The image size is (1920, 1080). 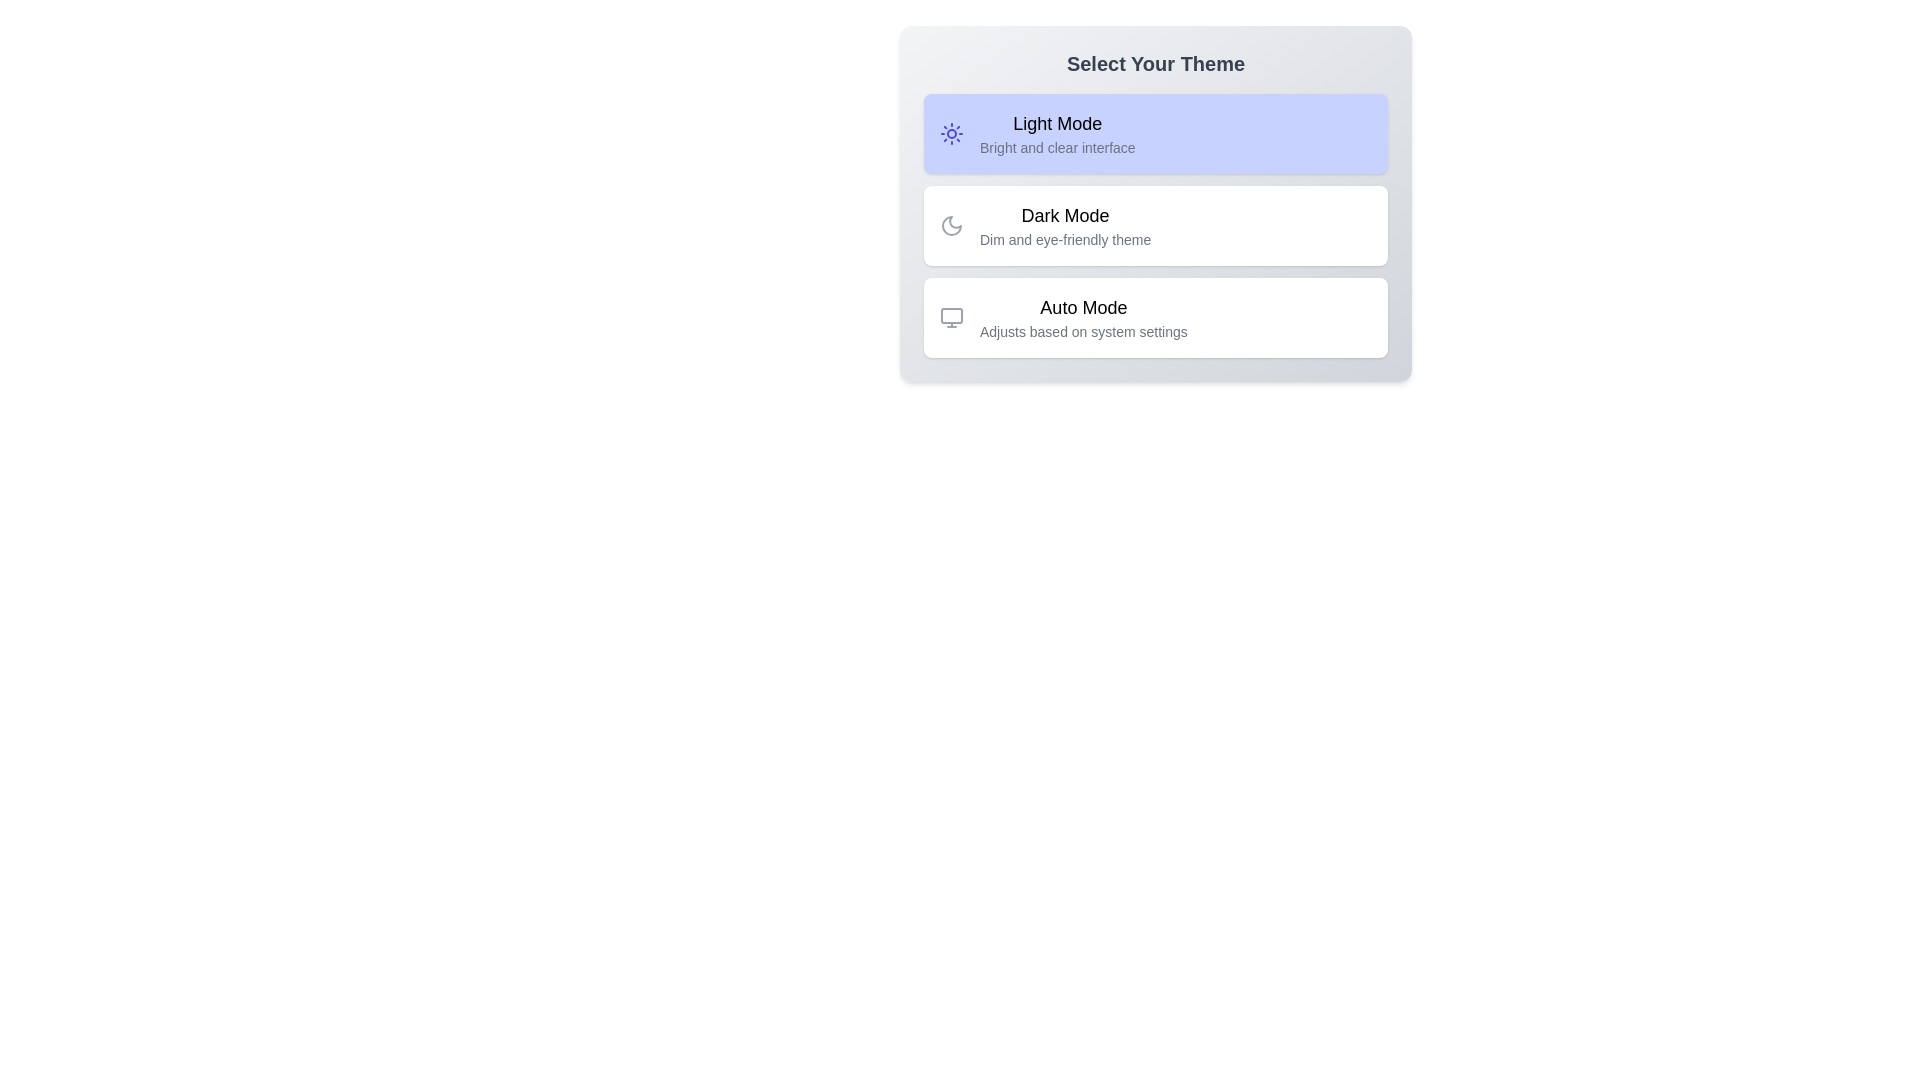 What do you see at coordinates (1156, 225) in the screenshot?
I see `the theme card for Dark mode` at bounding box center [1156, 225].